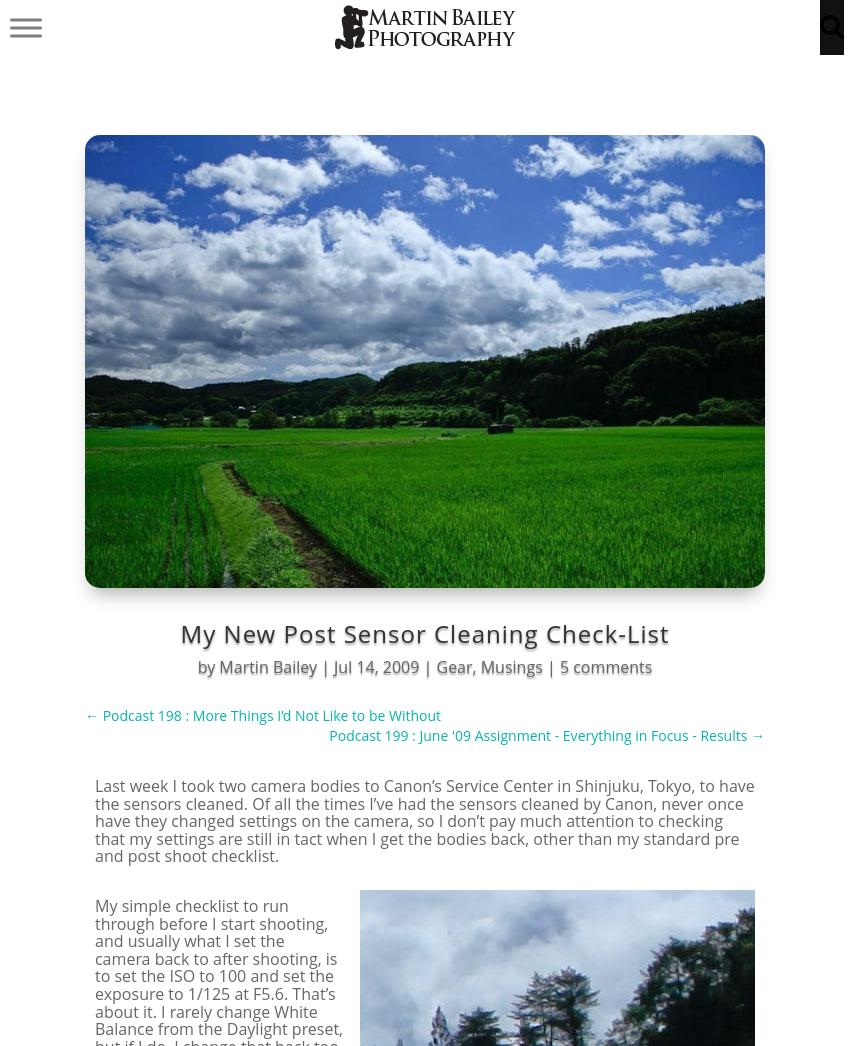  Describe the element at coordinates (266, 666) in the screenshot. I see `'Martin Bailey'` at that location.